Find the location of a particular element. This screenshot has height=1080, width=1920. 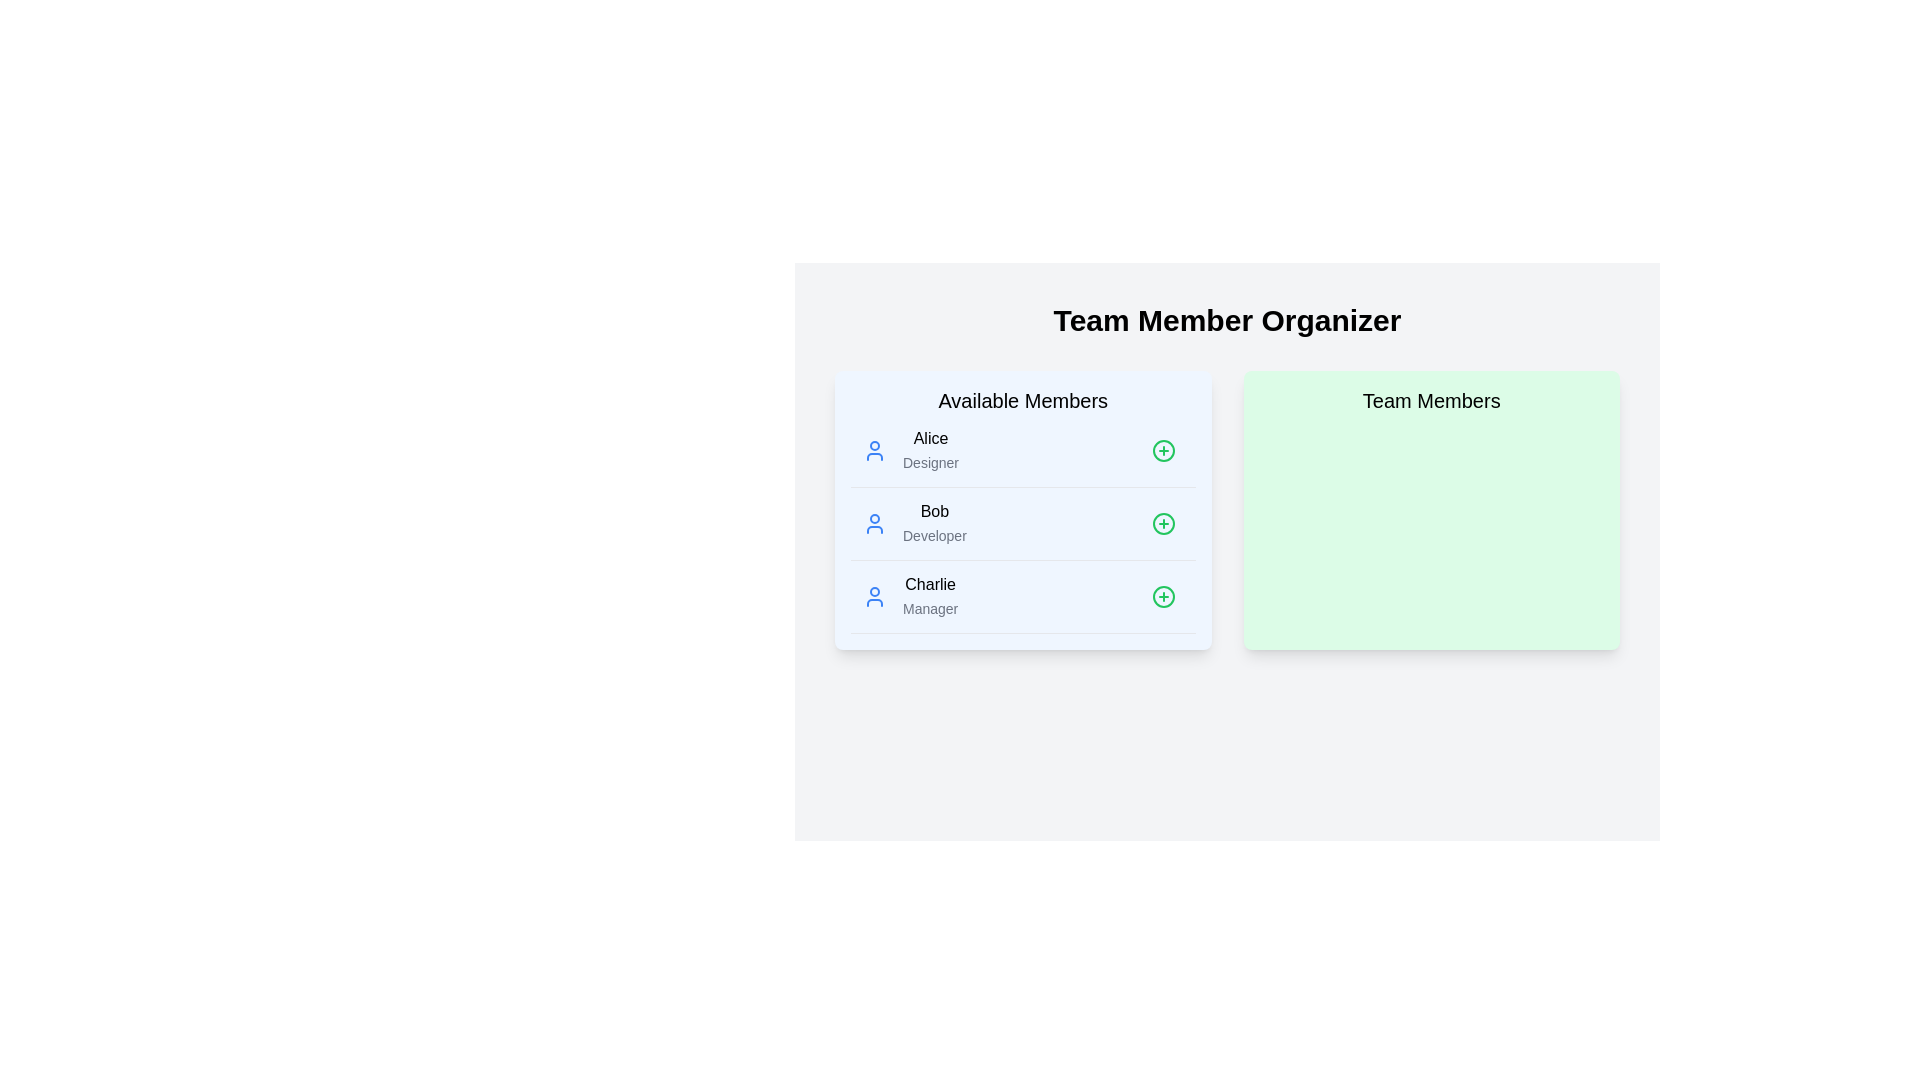

the text block displaying information about the team member 'Bob', which is located in the second row of the 'Available Members' panel is located at coordinates (933, 523).